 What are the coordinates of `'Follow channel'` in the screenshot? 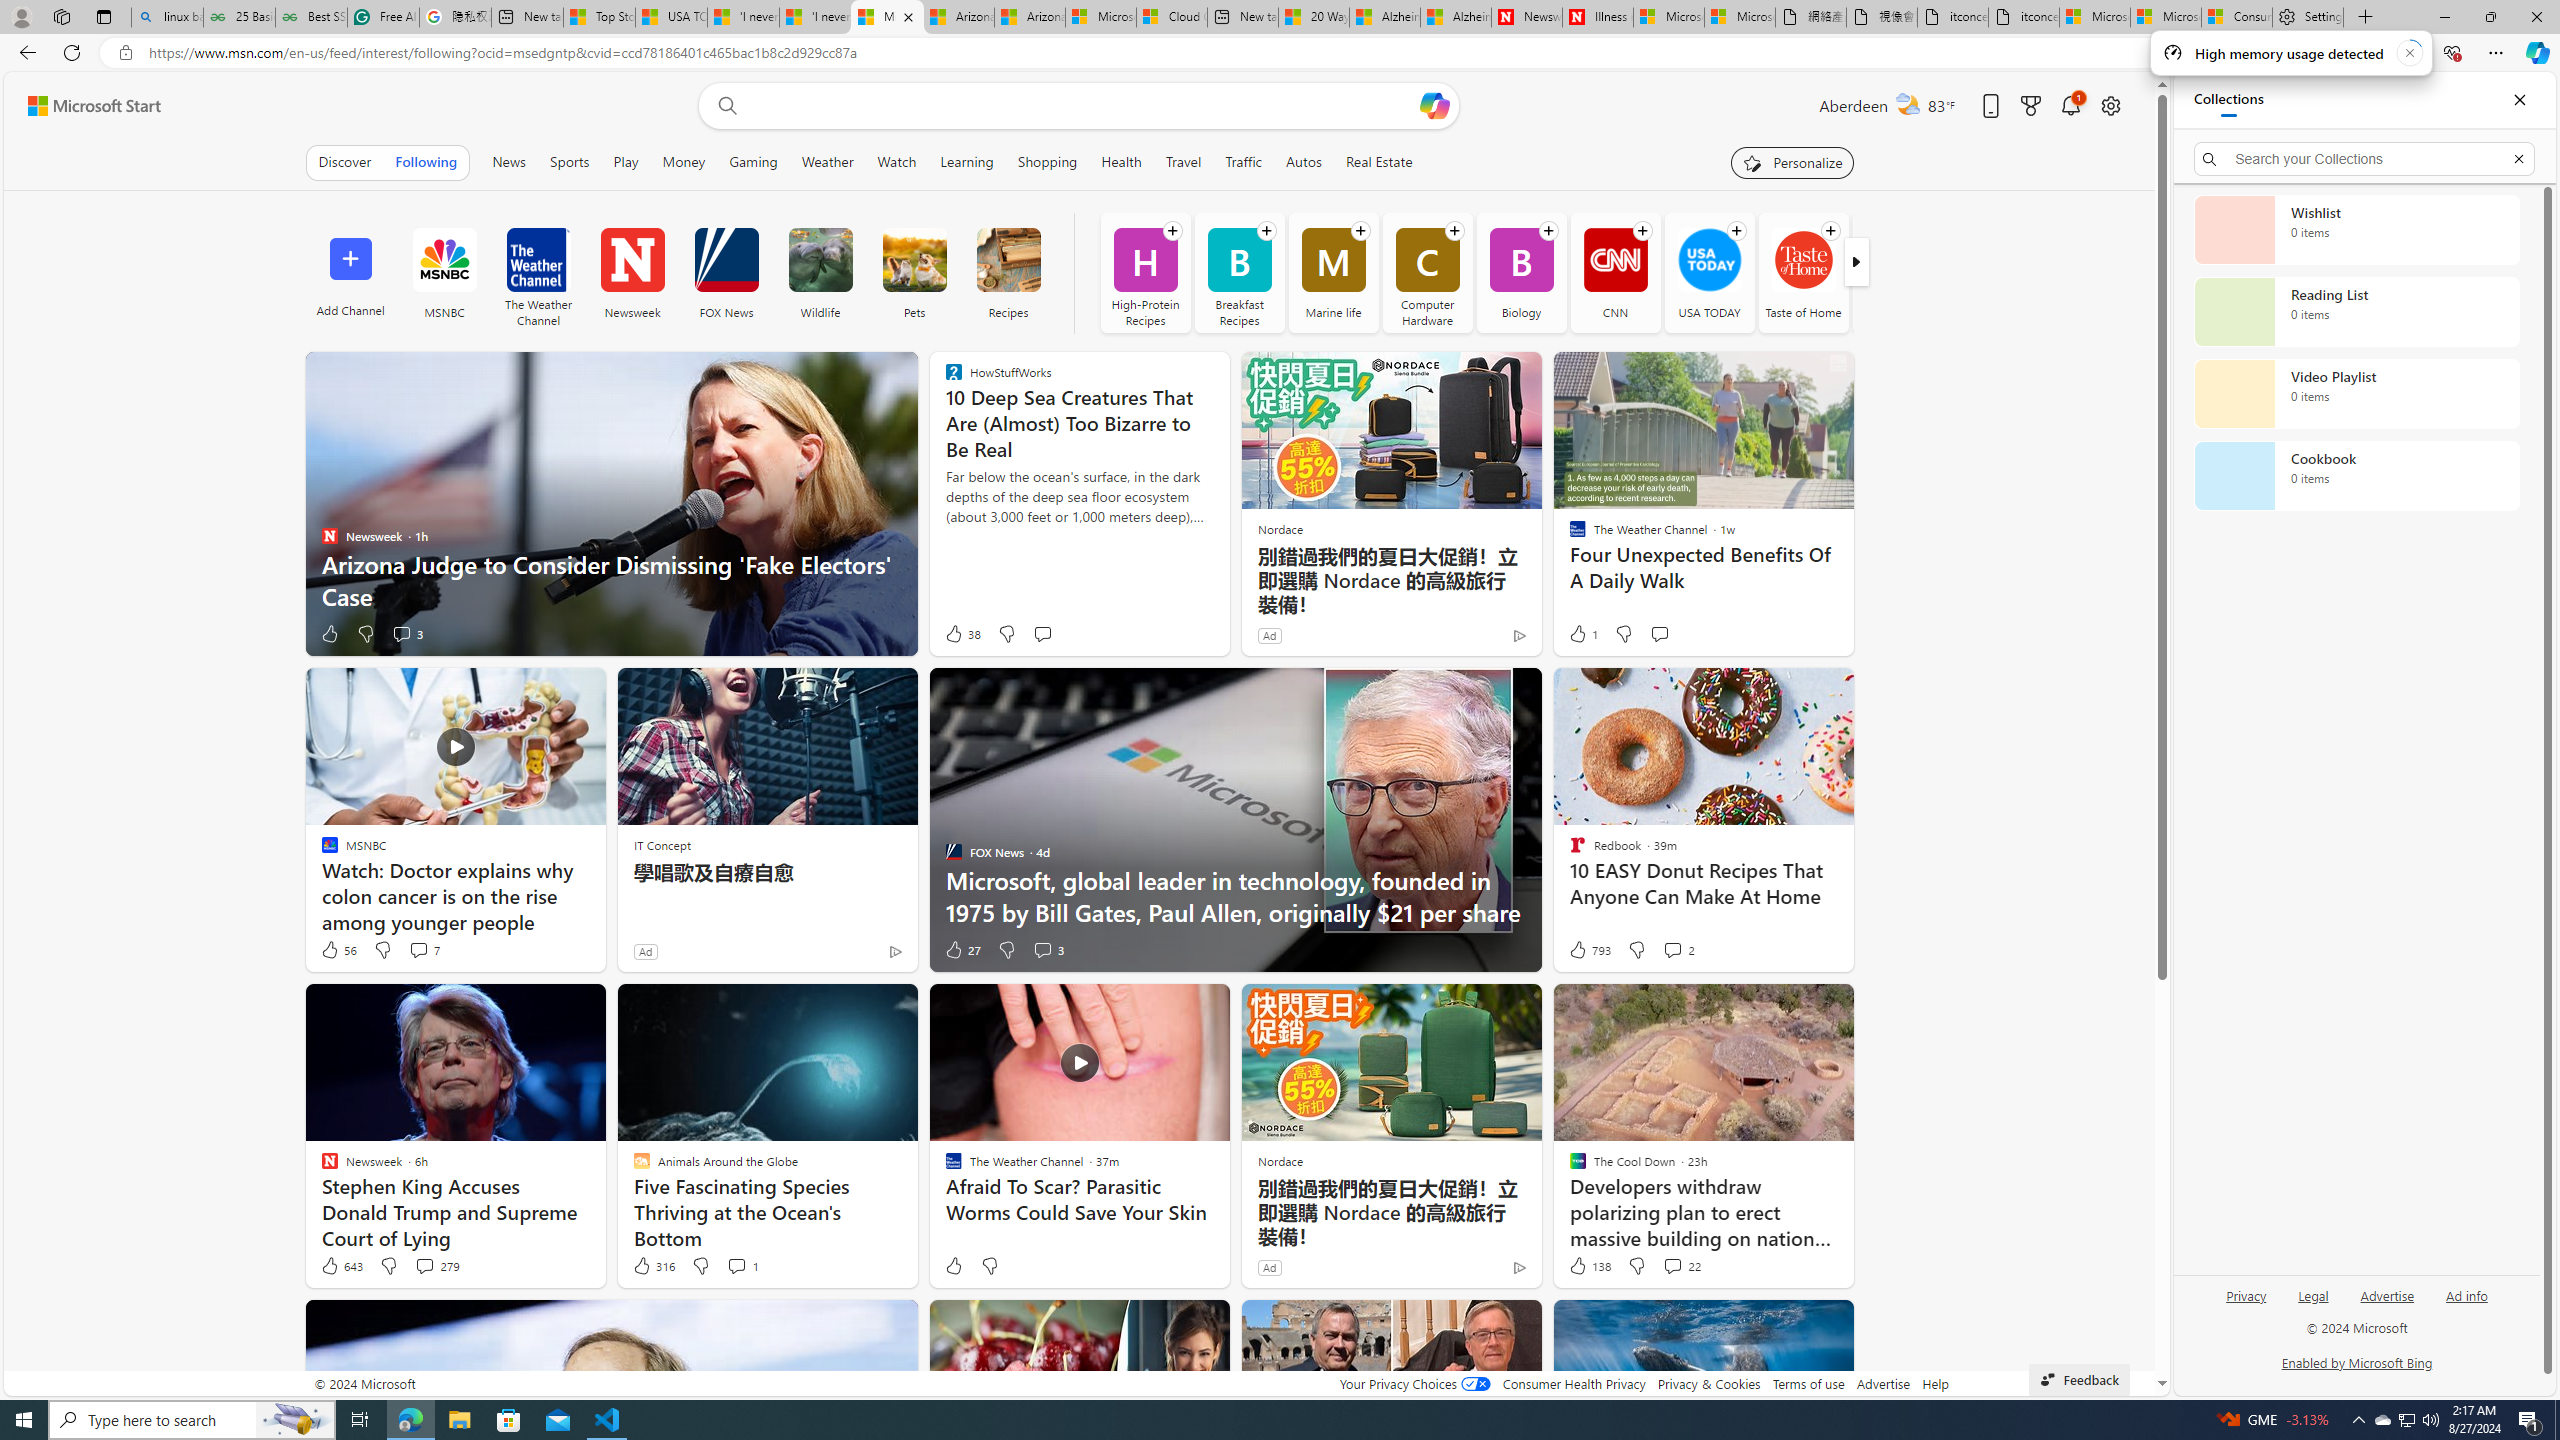 It's located at (1830, 229).